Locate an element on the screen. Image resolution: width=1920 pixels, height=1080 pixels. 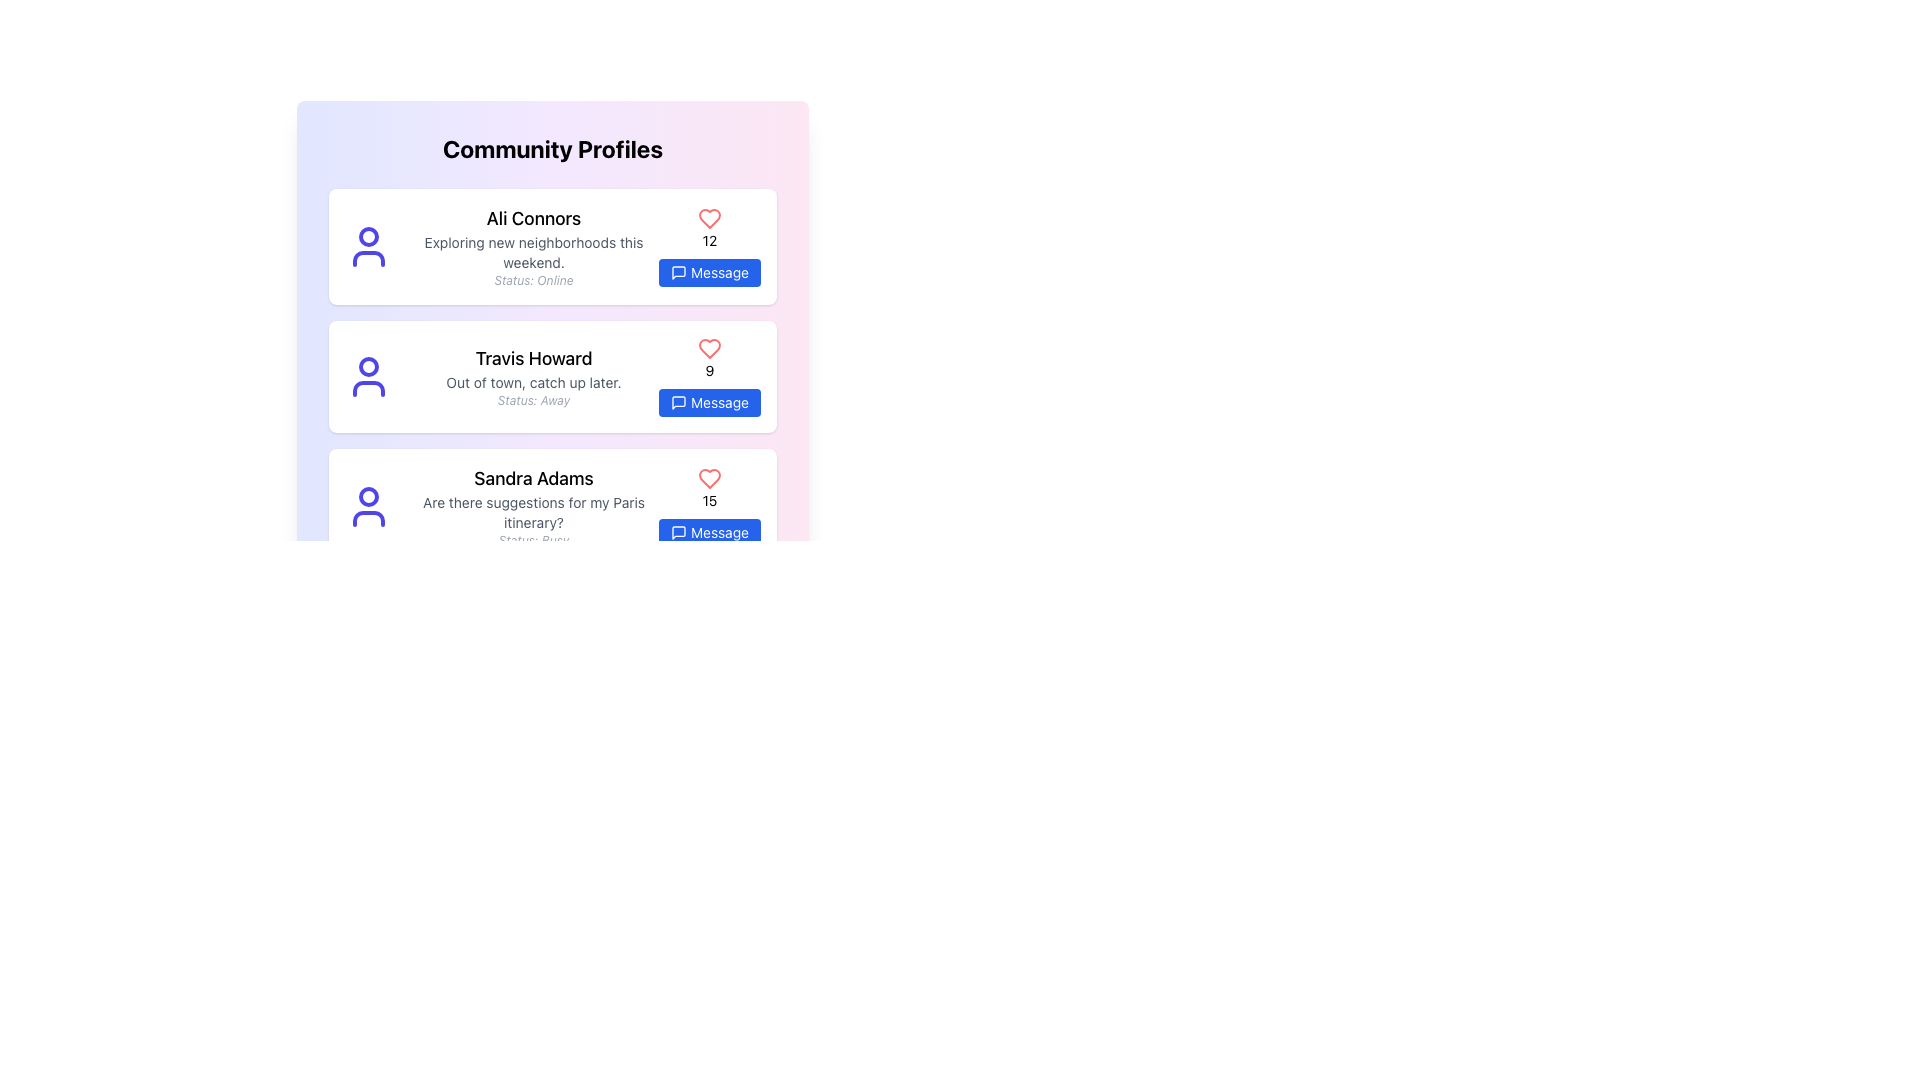
the SVG graphic representing the user 'Ali Connors' located in the topmost card under 'Community Profiles' is located at coordinates (369, 245).